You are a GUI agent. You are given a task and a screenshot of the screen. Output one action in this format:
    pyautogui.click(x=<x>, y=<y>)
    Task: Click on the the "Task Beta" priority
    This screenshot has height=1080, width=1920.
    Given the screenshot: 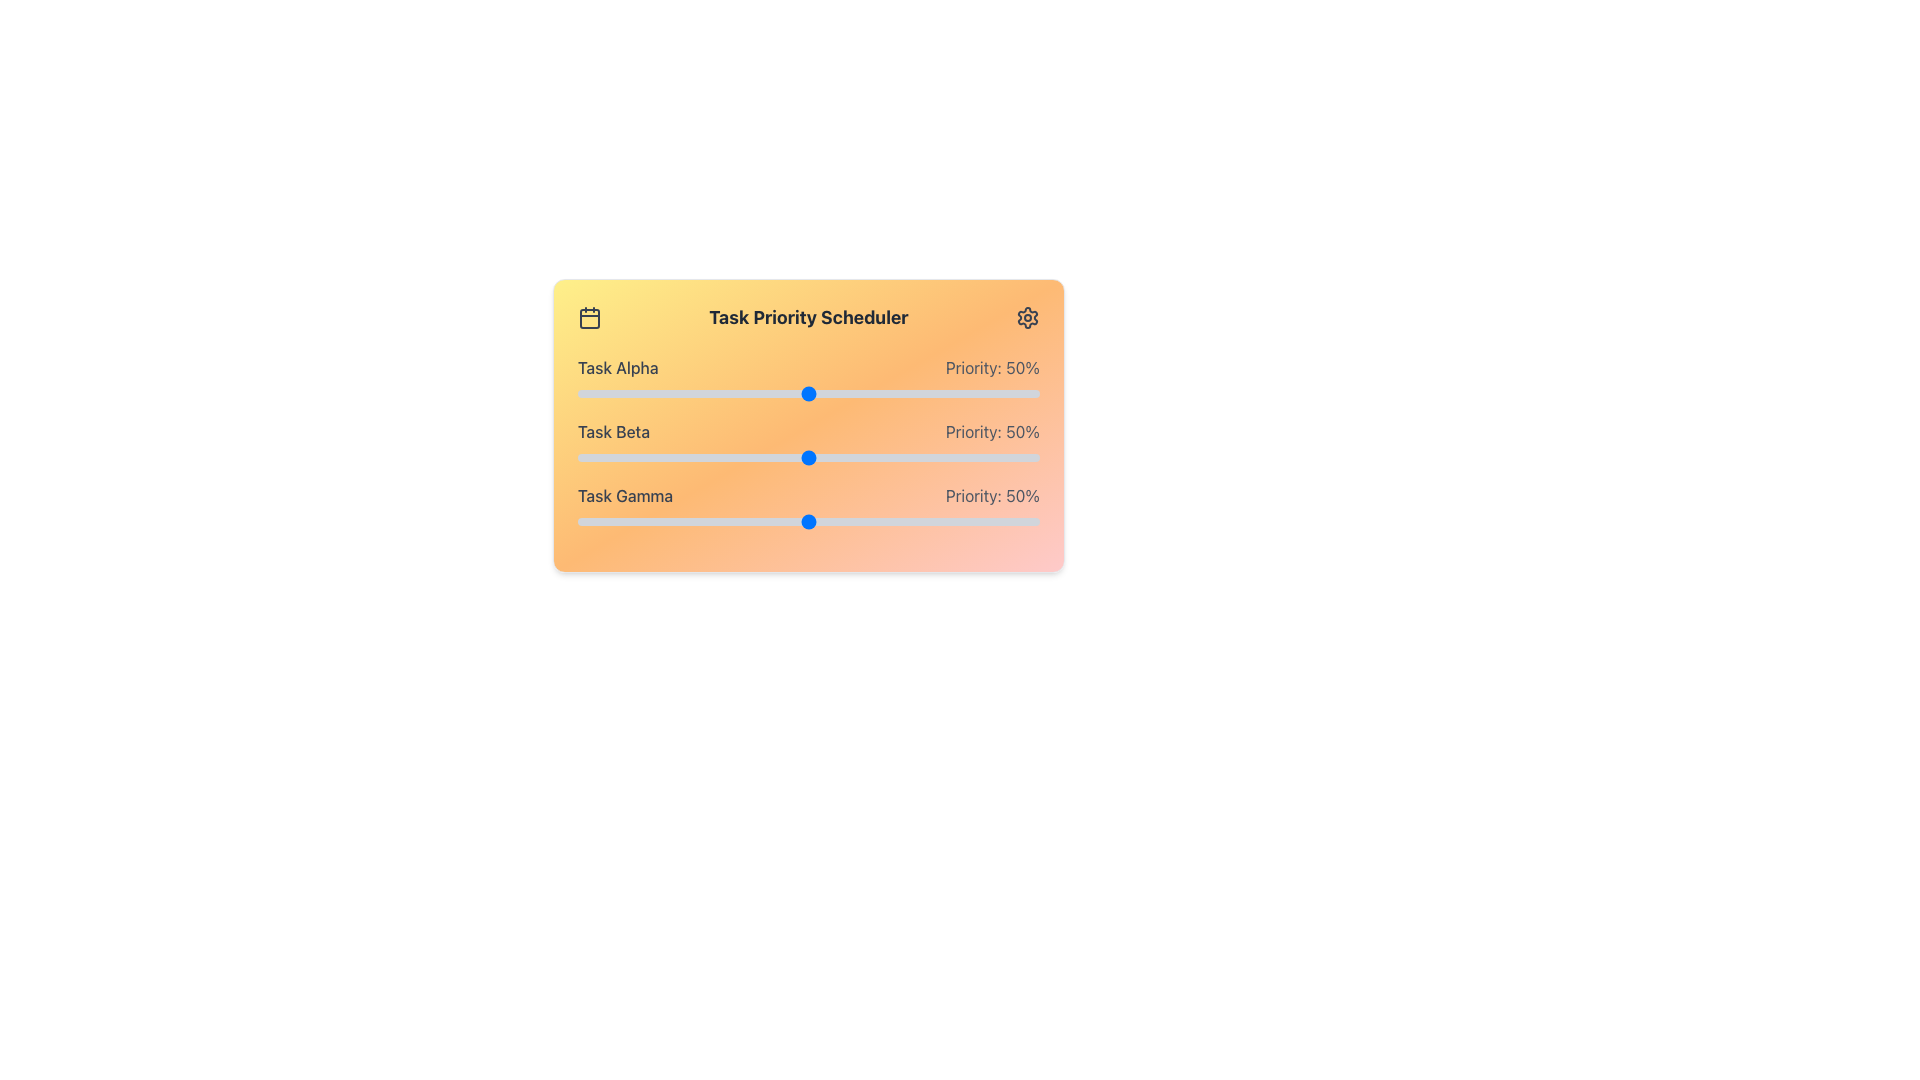 What is the action you would take?
    pyautogui.click(x=993, y=458)
    